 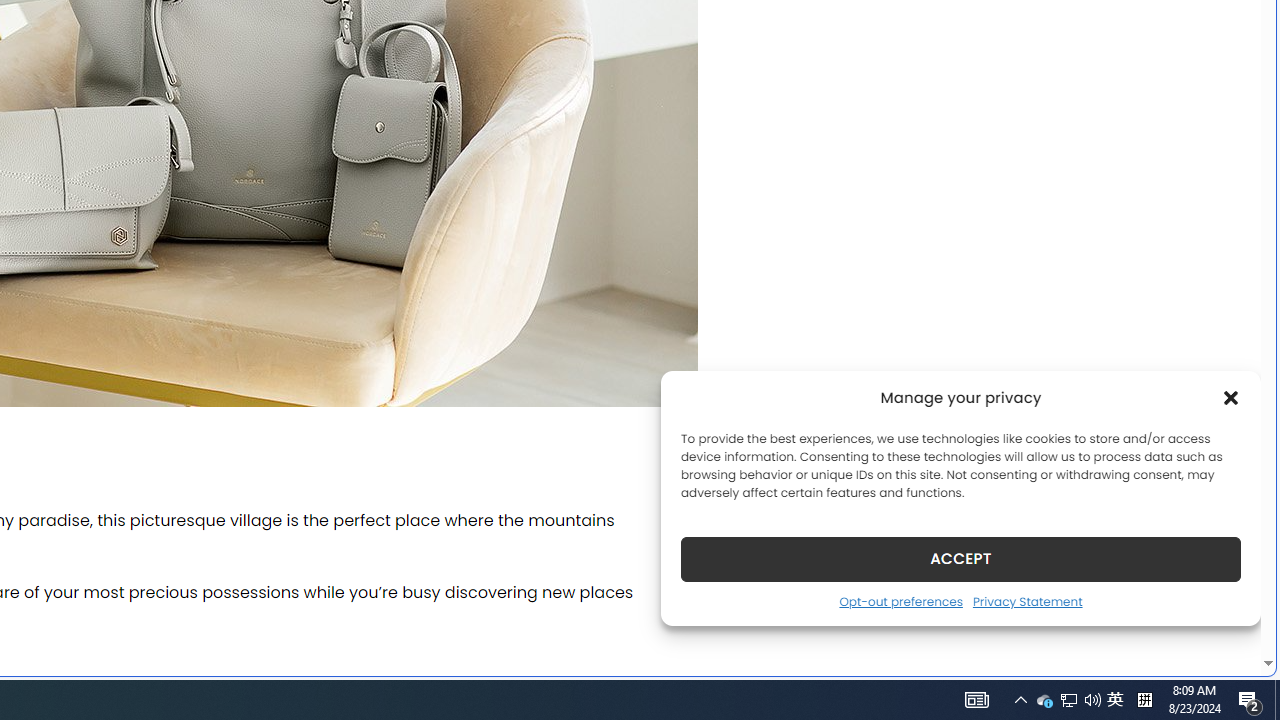 What do you see at coordinates (1027, 600) in the screenshot?
I see `'Privacy Statement'` at bounding box center [1027, 600].